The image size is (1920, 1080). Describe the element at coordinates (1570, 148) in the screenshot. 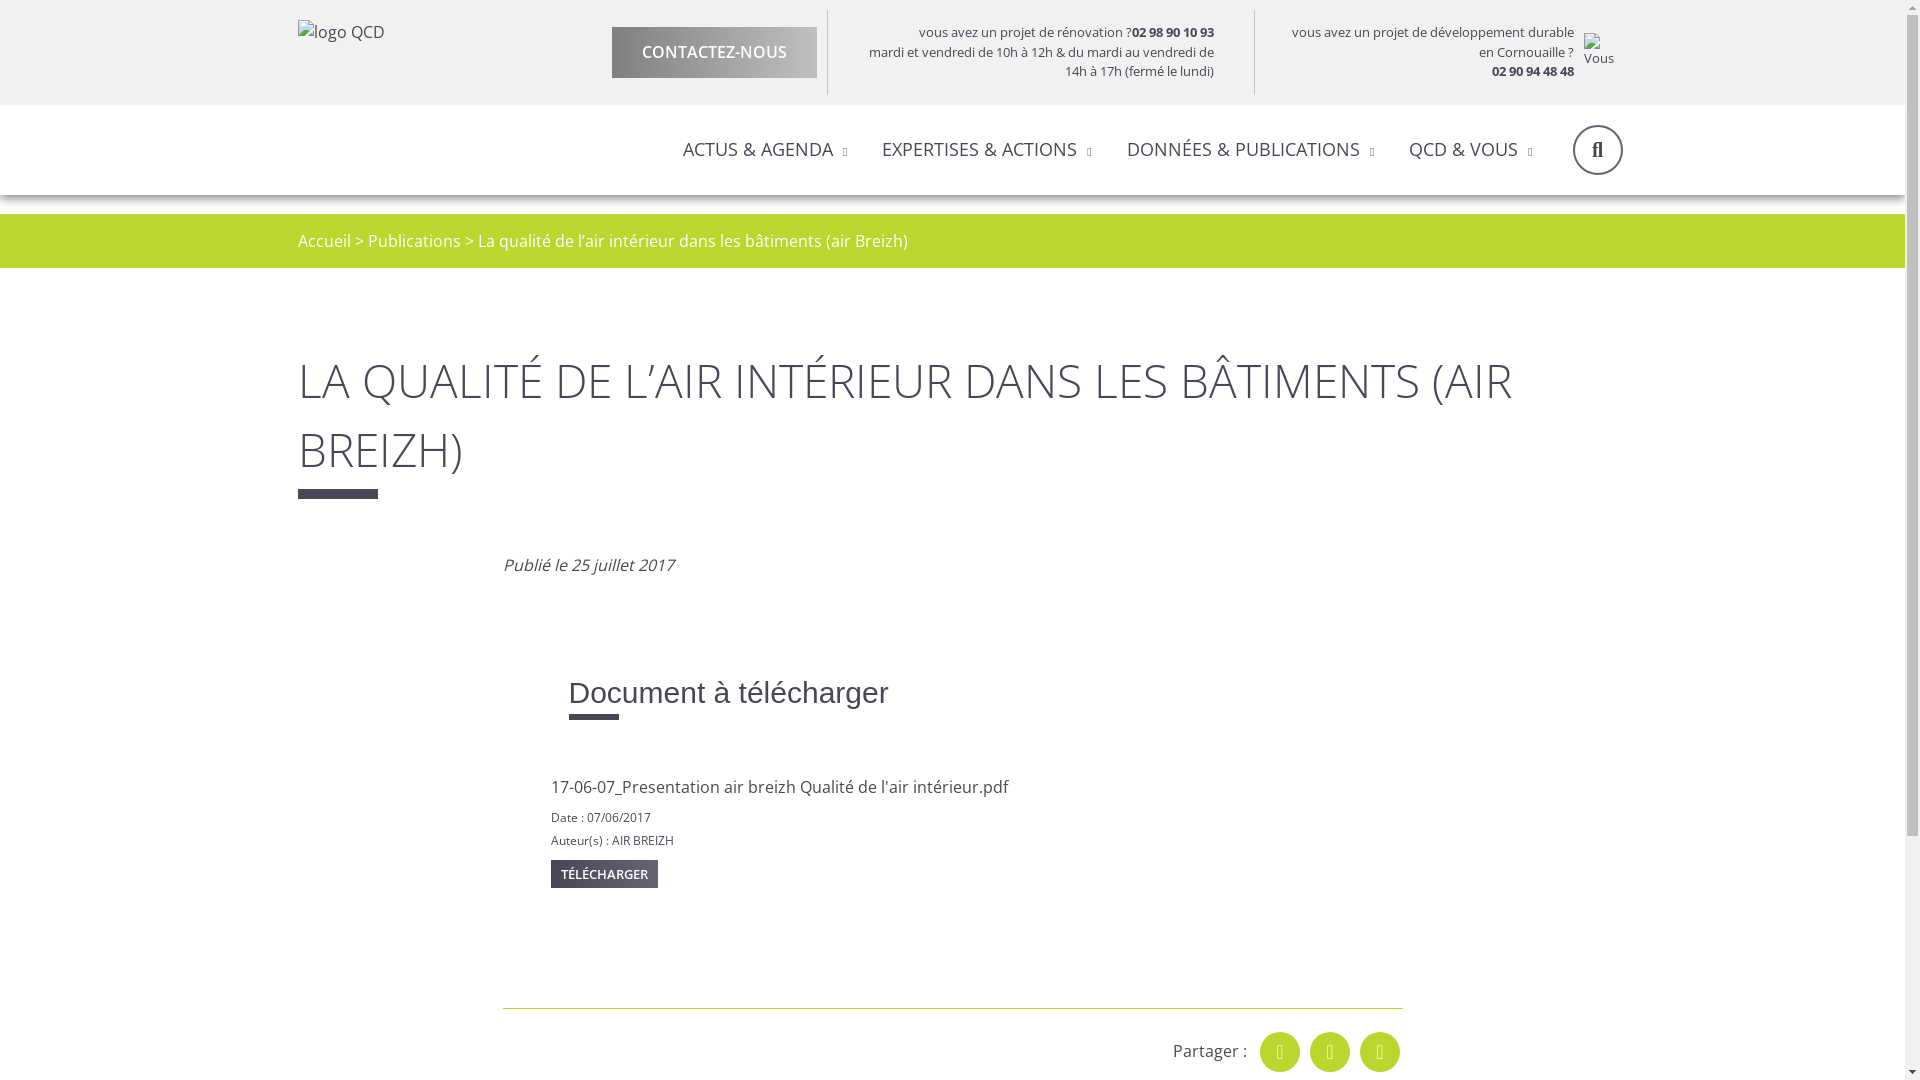

I see `'Recherche'` at that location.